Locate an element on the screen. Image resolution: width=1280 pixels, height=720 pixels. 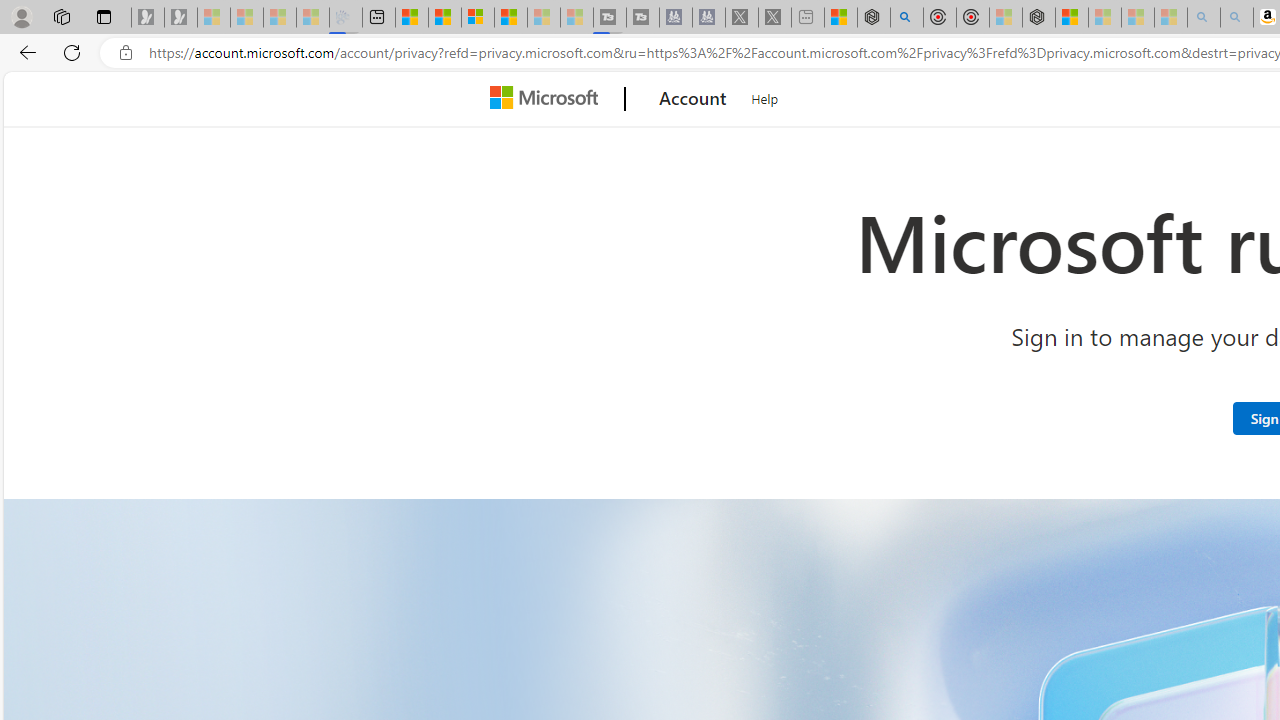
'Nordace - Nordace Siena Is Not An Ordinary Backpack' is located at coordinates (1038, 17).